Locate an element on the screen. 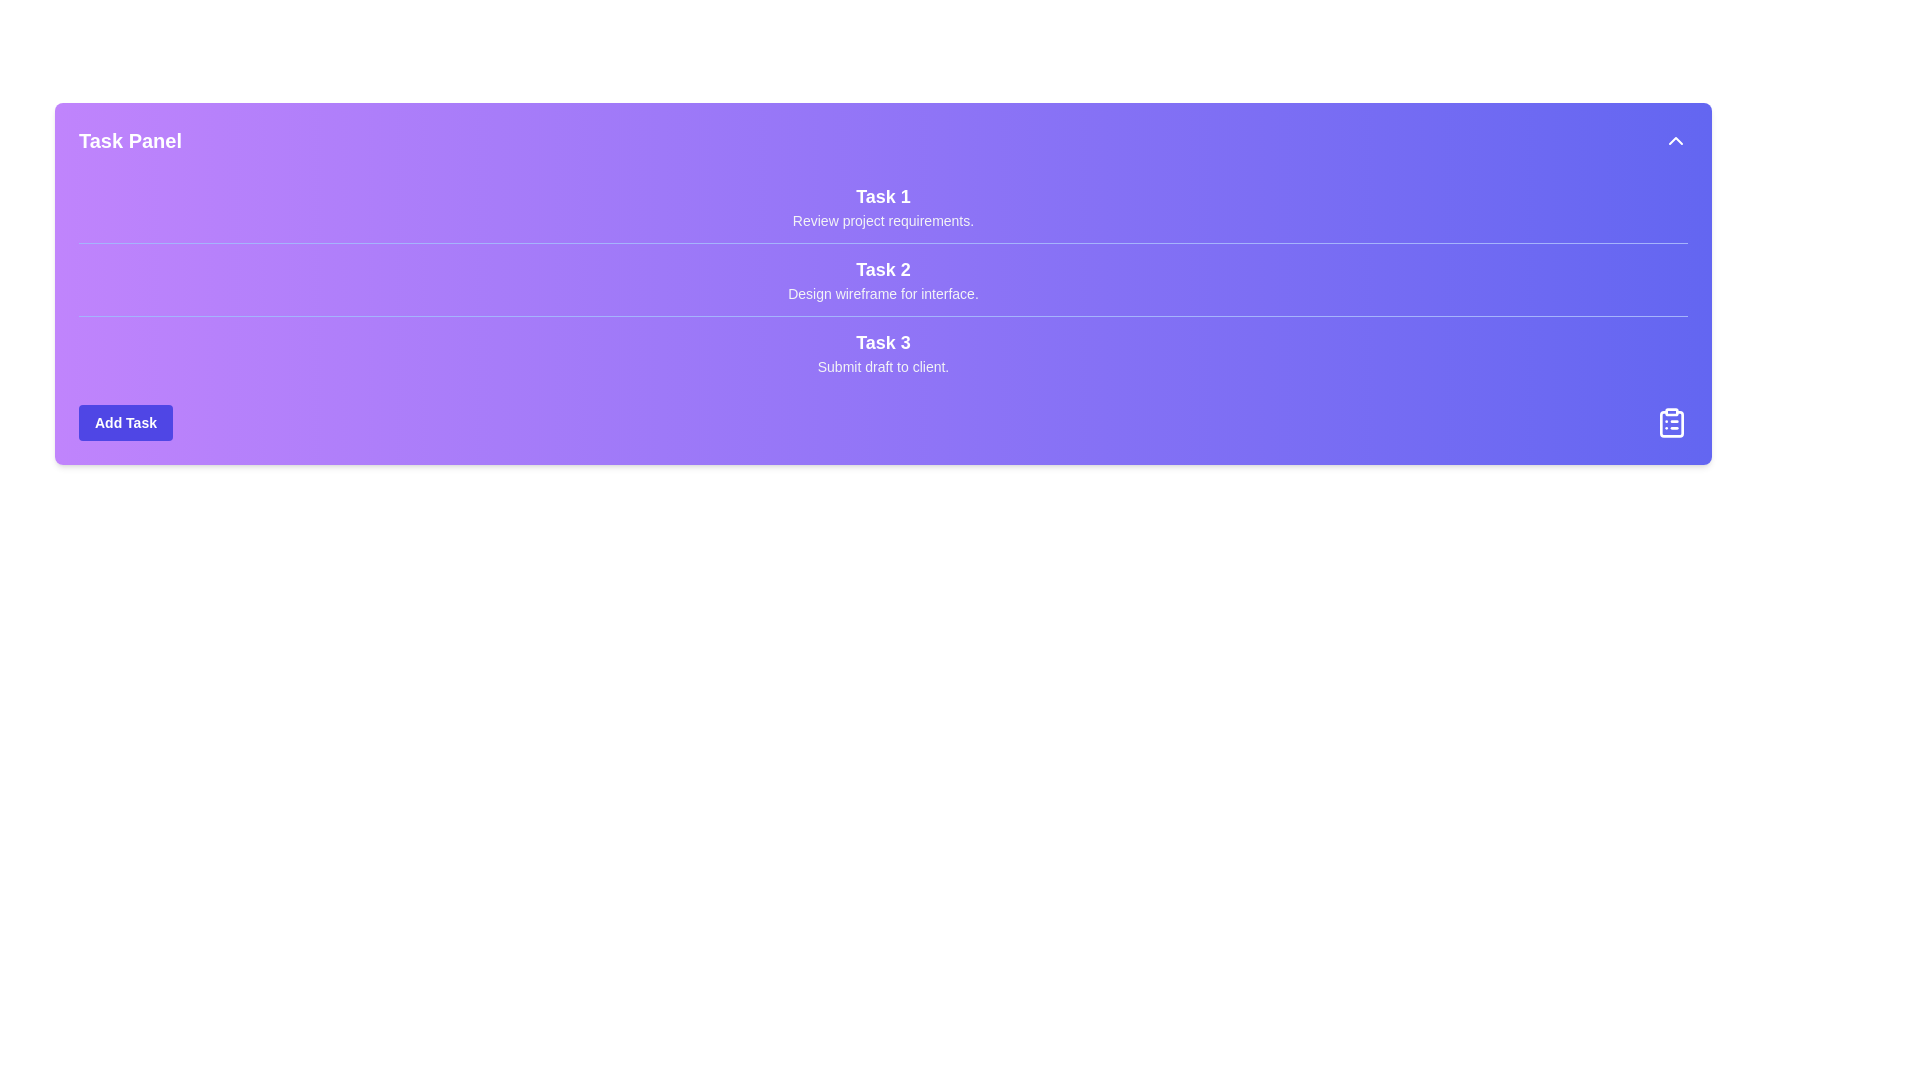 Image resolution: width=1920 pixels, height=1080 pixels. the upward-pointing chevron icon in the top-right corner of the purple 'Task Panel' is located at coordinates (1675, 140).